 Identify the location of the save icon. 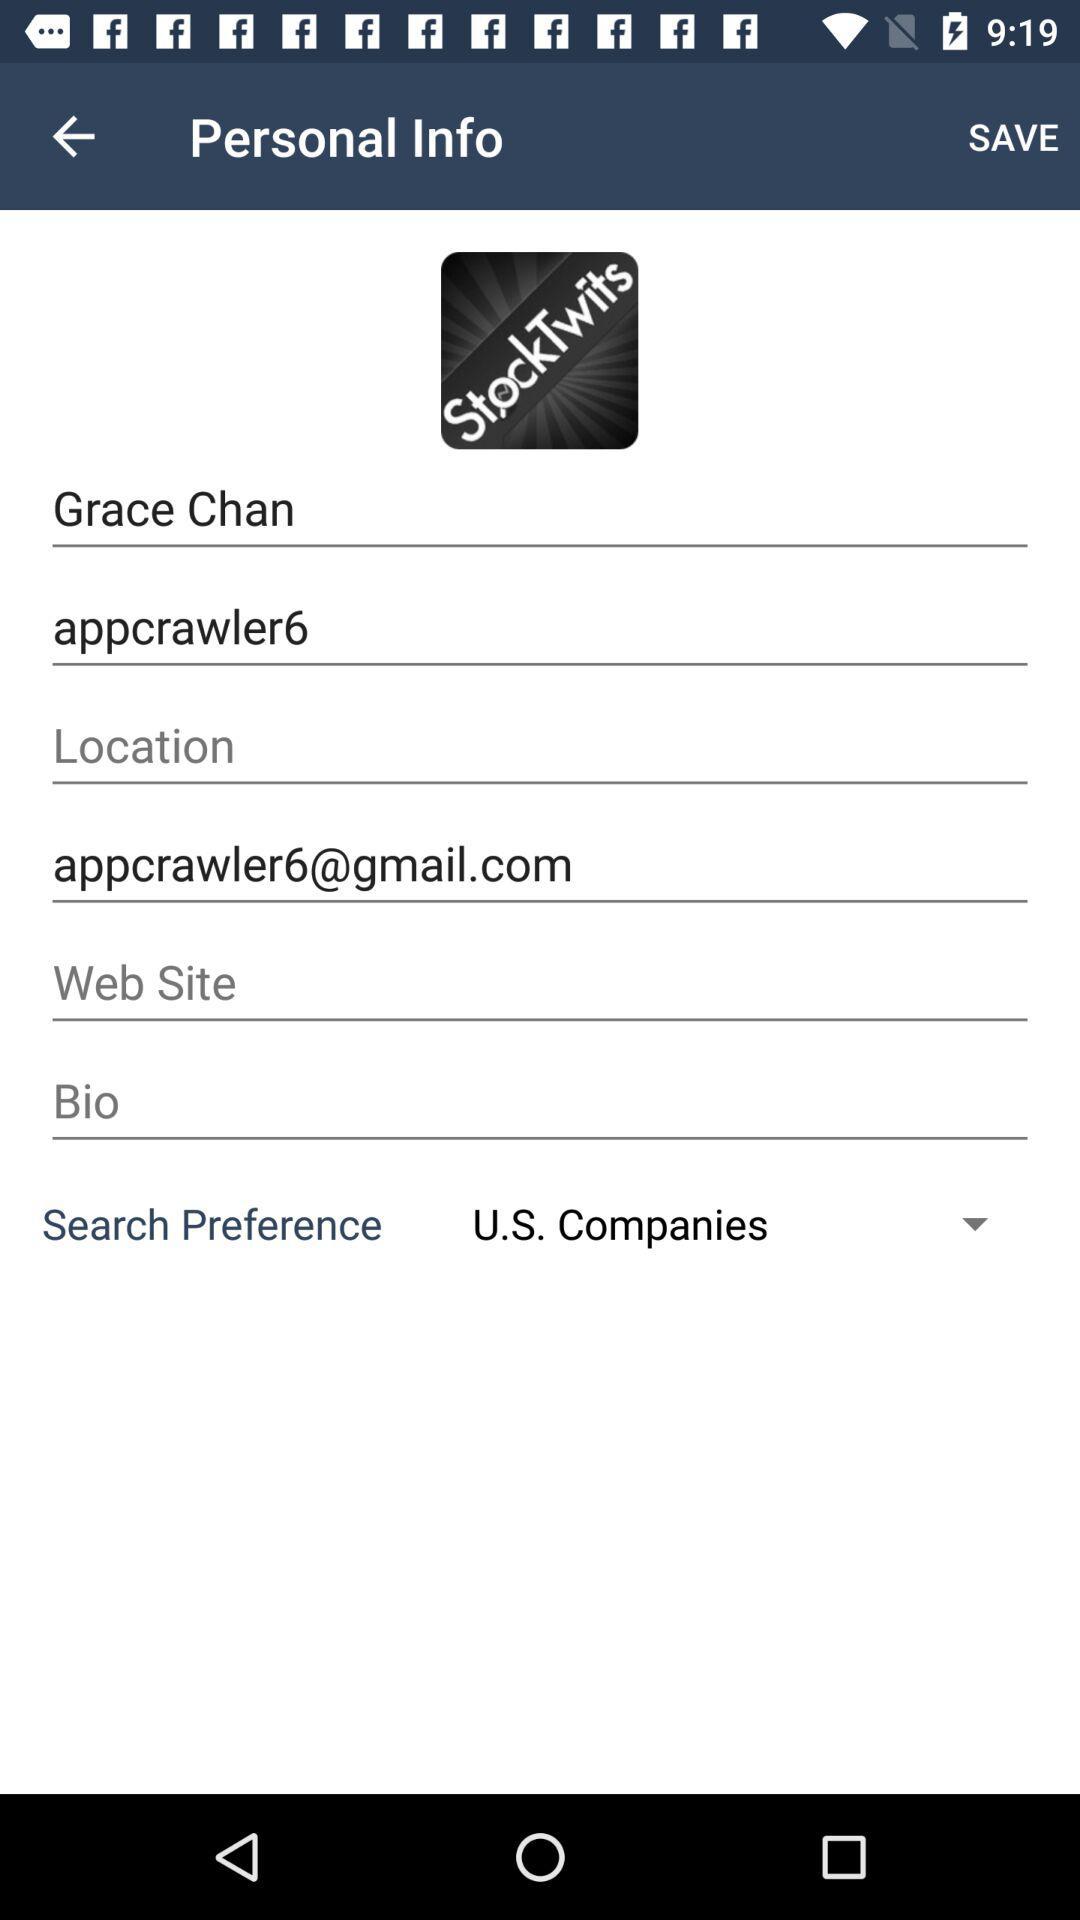
(1013, 135).